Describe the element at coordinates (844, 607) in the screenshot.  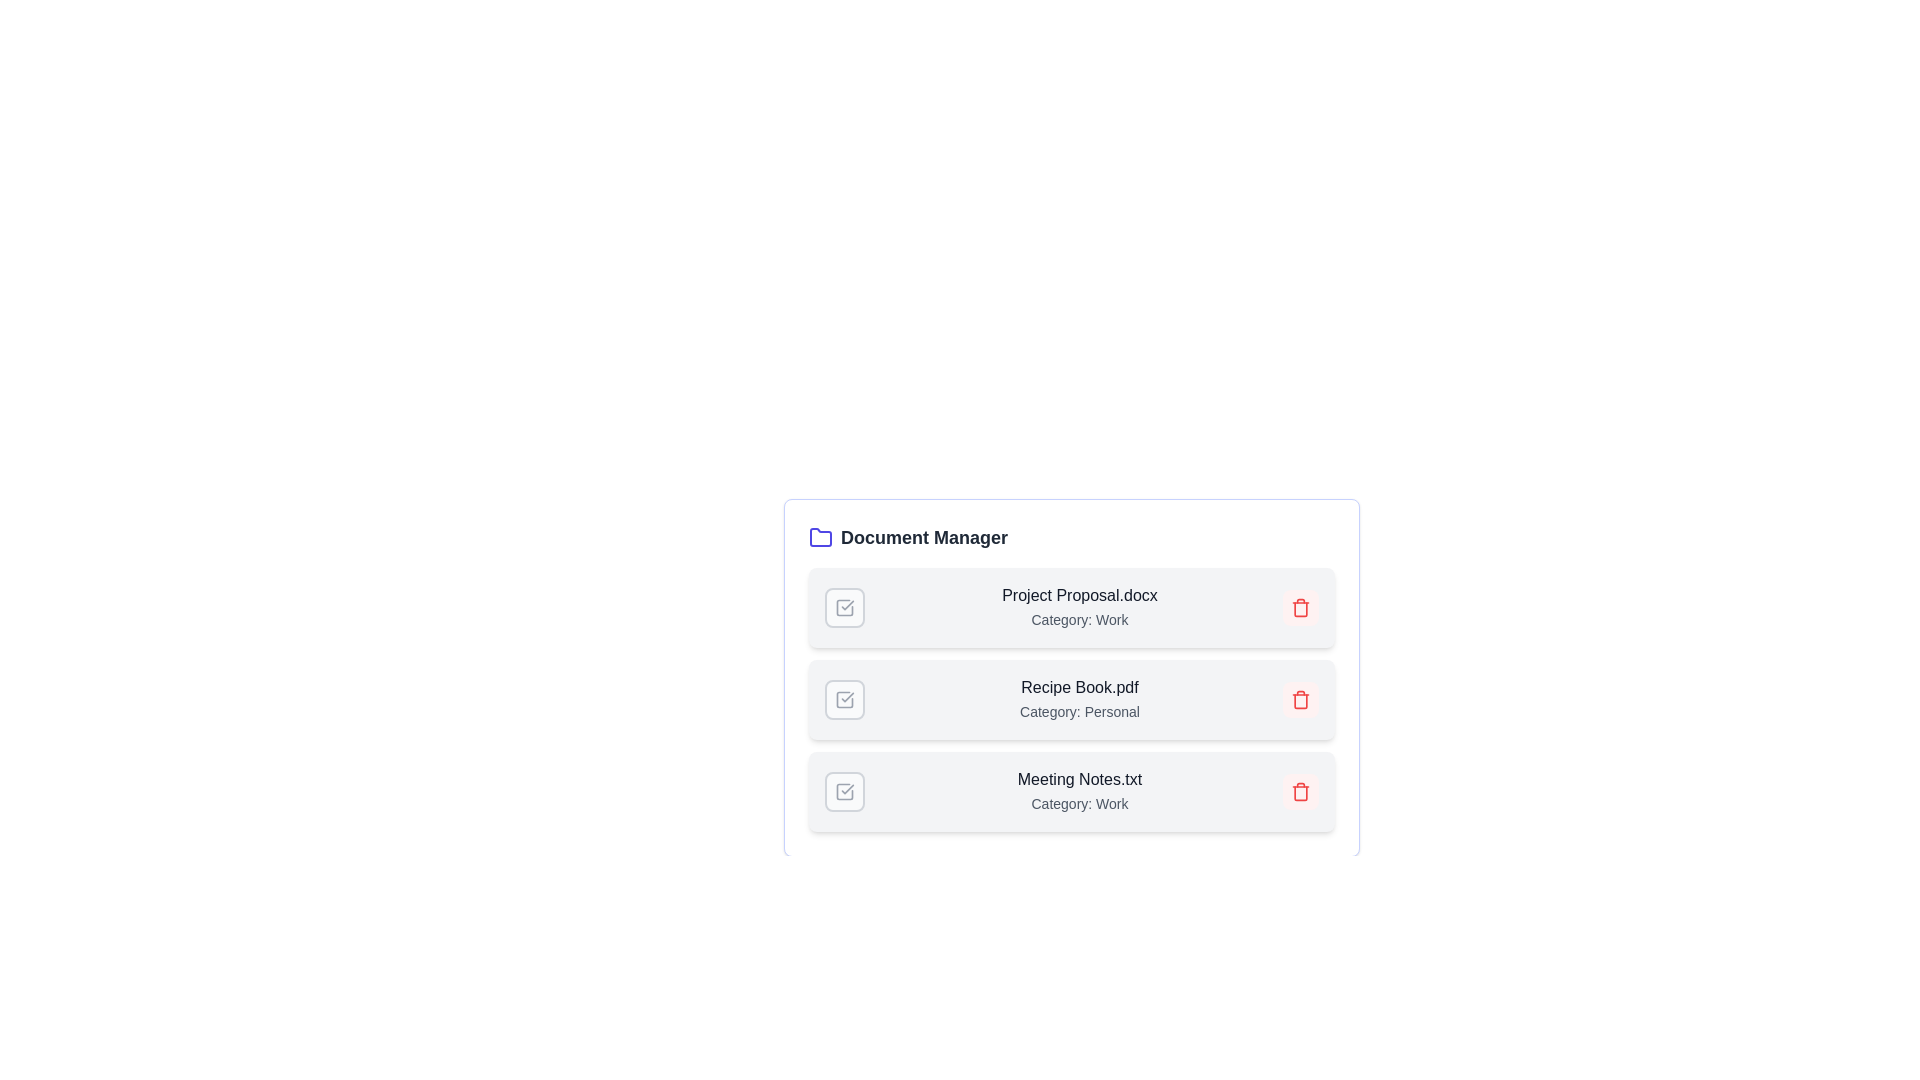
I see `the decorative rectangular frame of the document icon in the Document Manager UI` at that location.